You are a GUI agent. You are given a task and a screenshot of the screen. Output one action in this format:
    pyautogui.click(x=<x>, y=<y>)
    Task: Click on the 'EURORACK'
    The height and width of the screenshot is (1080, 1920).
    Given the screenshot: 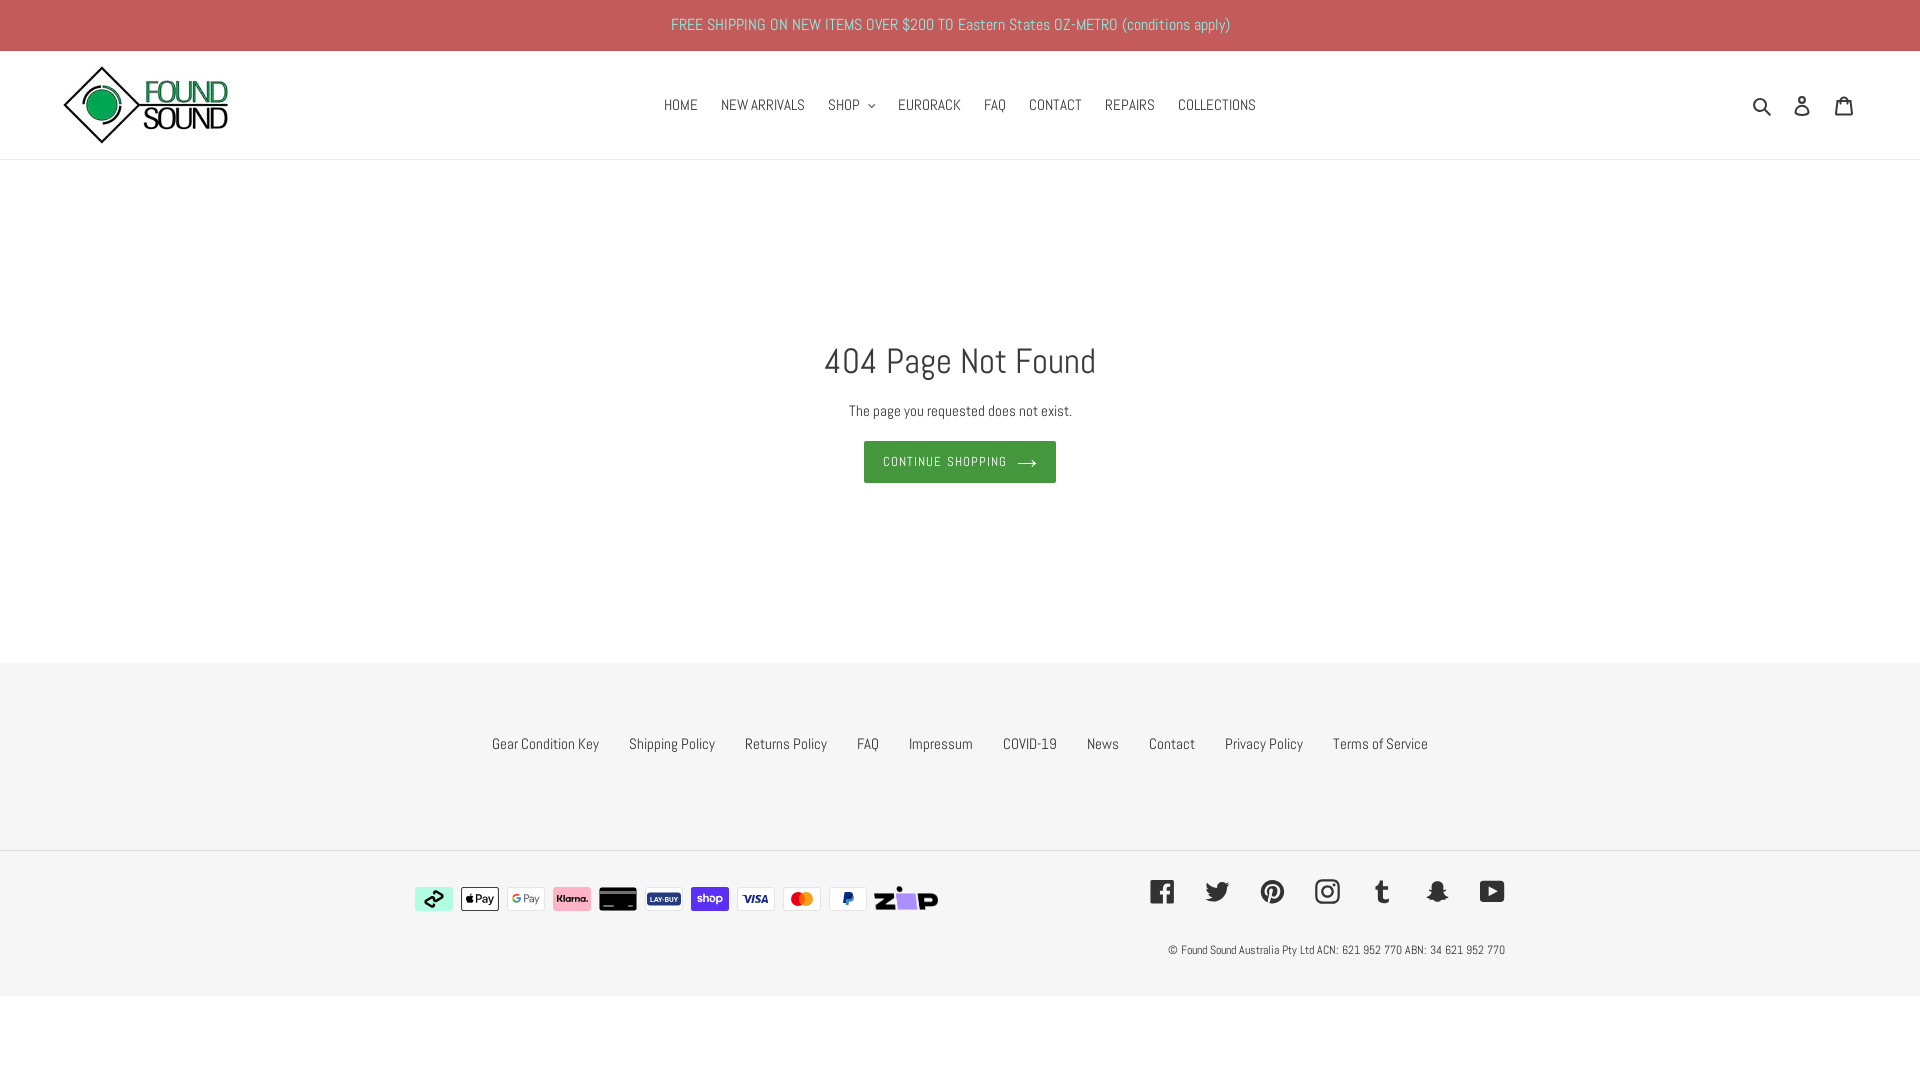 What is the action you would take?
    pyautogui.click(x=887, y=105)
    